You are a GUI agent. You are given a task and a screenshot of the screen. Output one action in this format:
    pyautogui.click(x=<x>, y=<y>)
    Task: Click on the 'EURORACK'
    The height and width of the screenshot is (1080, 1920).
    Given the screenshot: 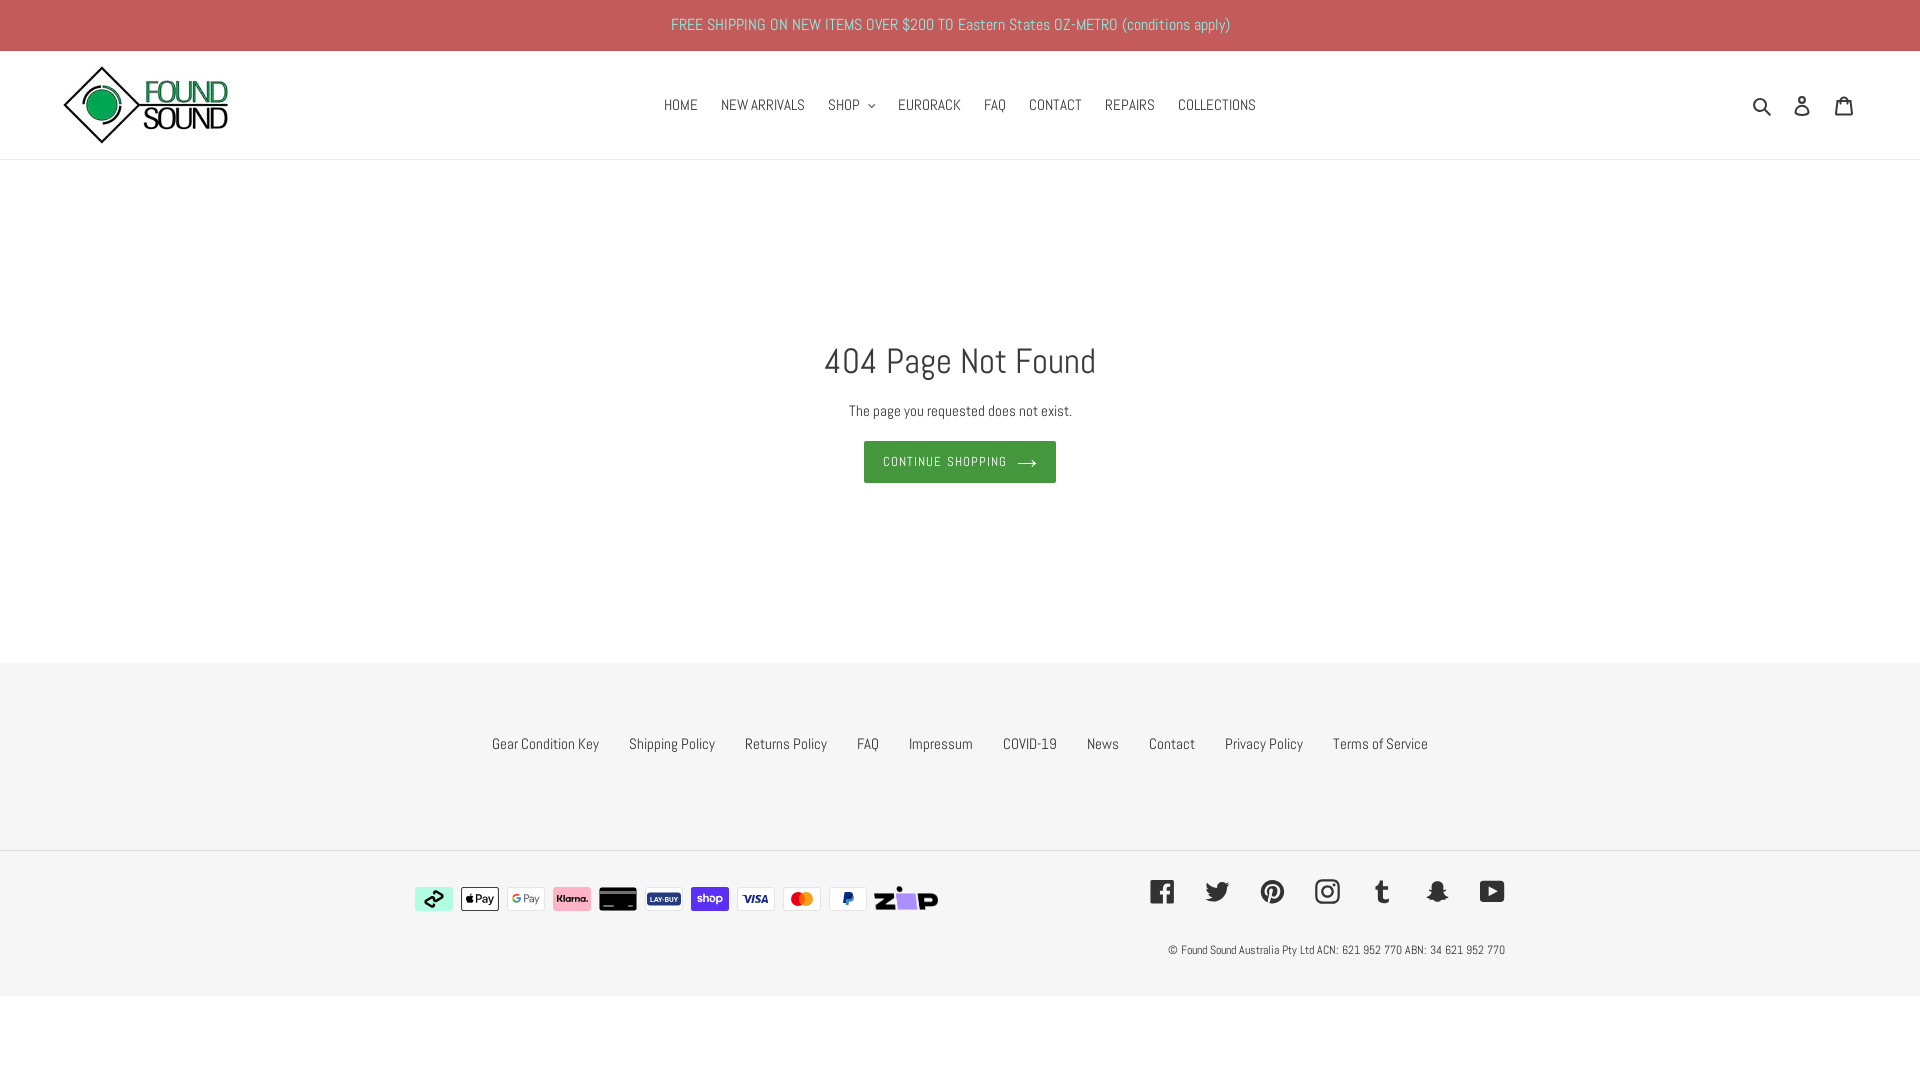 What is the action you would take?
    pyautogui.click(x=887, y=105)
    